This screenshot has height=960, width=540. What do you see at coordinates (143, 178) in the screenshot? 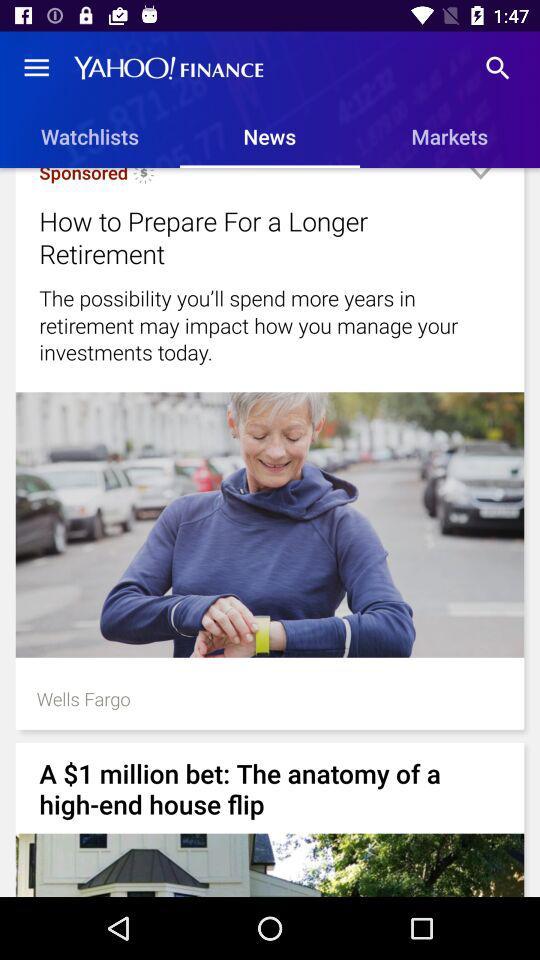
I see `the item below watchlists` at bounding box center [143, 178].